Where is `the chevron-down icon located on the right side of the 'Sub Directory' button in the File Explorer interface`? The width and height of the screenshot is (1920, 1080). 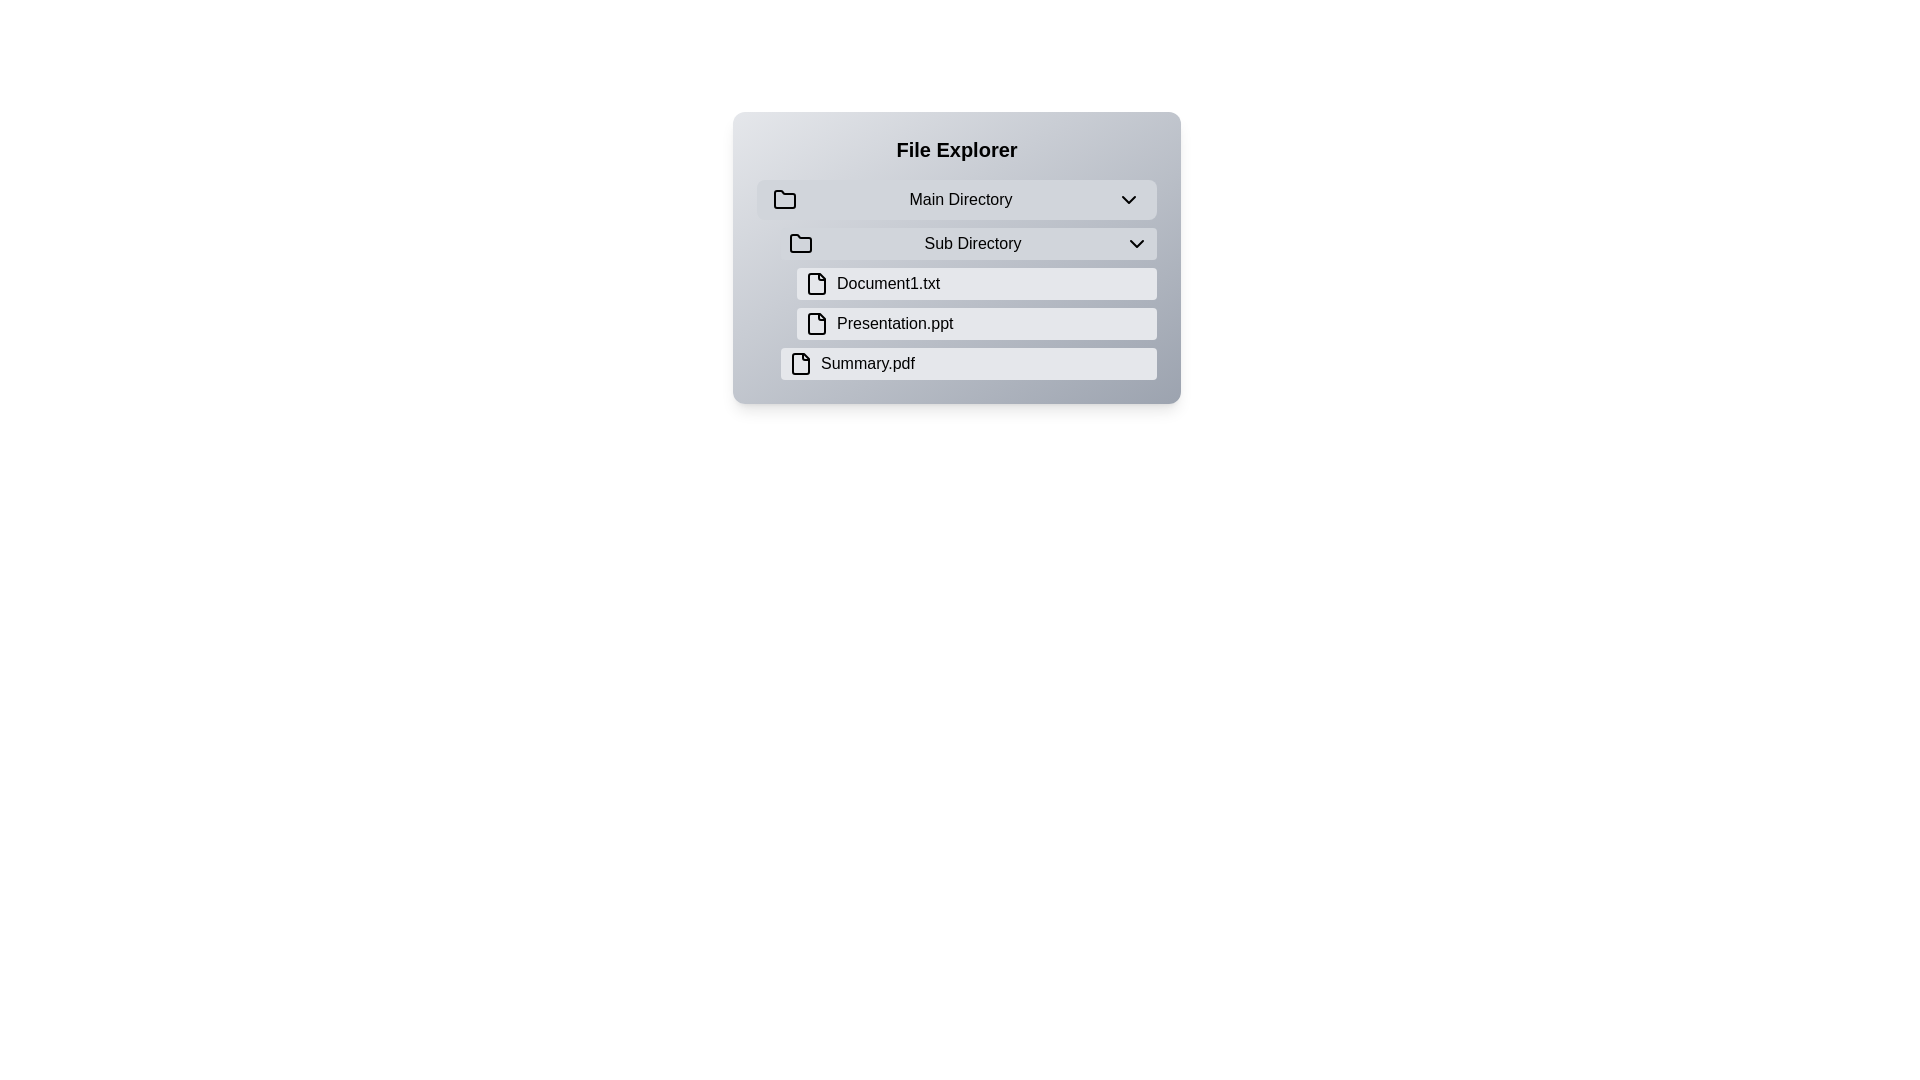
the chevron-down icon located on the right side of the 'Sub Directory' button in the File Explorer interface is located at coordinates (1137, 242).